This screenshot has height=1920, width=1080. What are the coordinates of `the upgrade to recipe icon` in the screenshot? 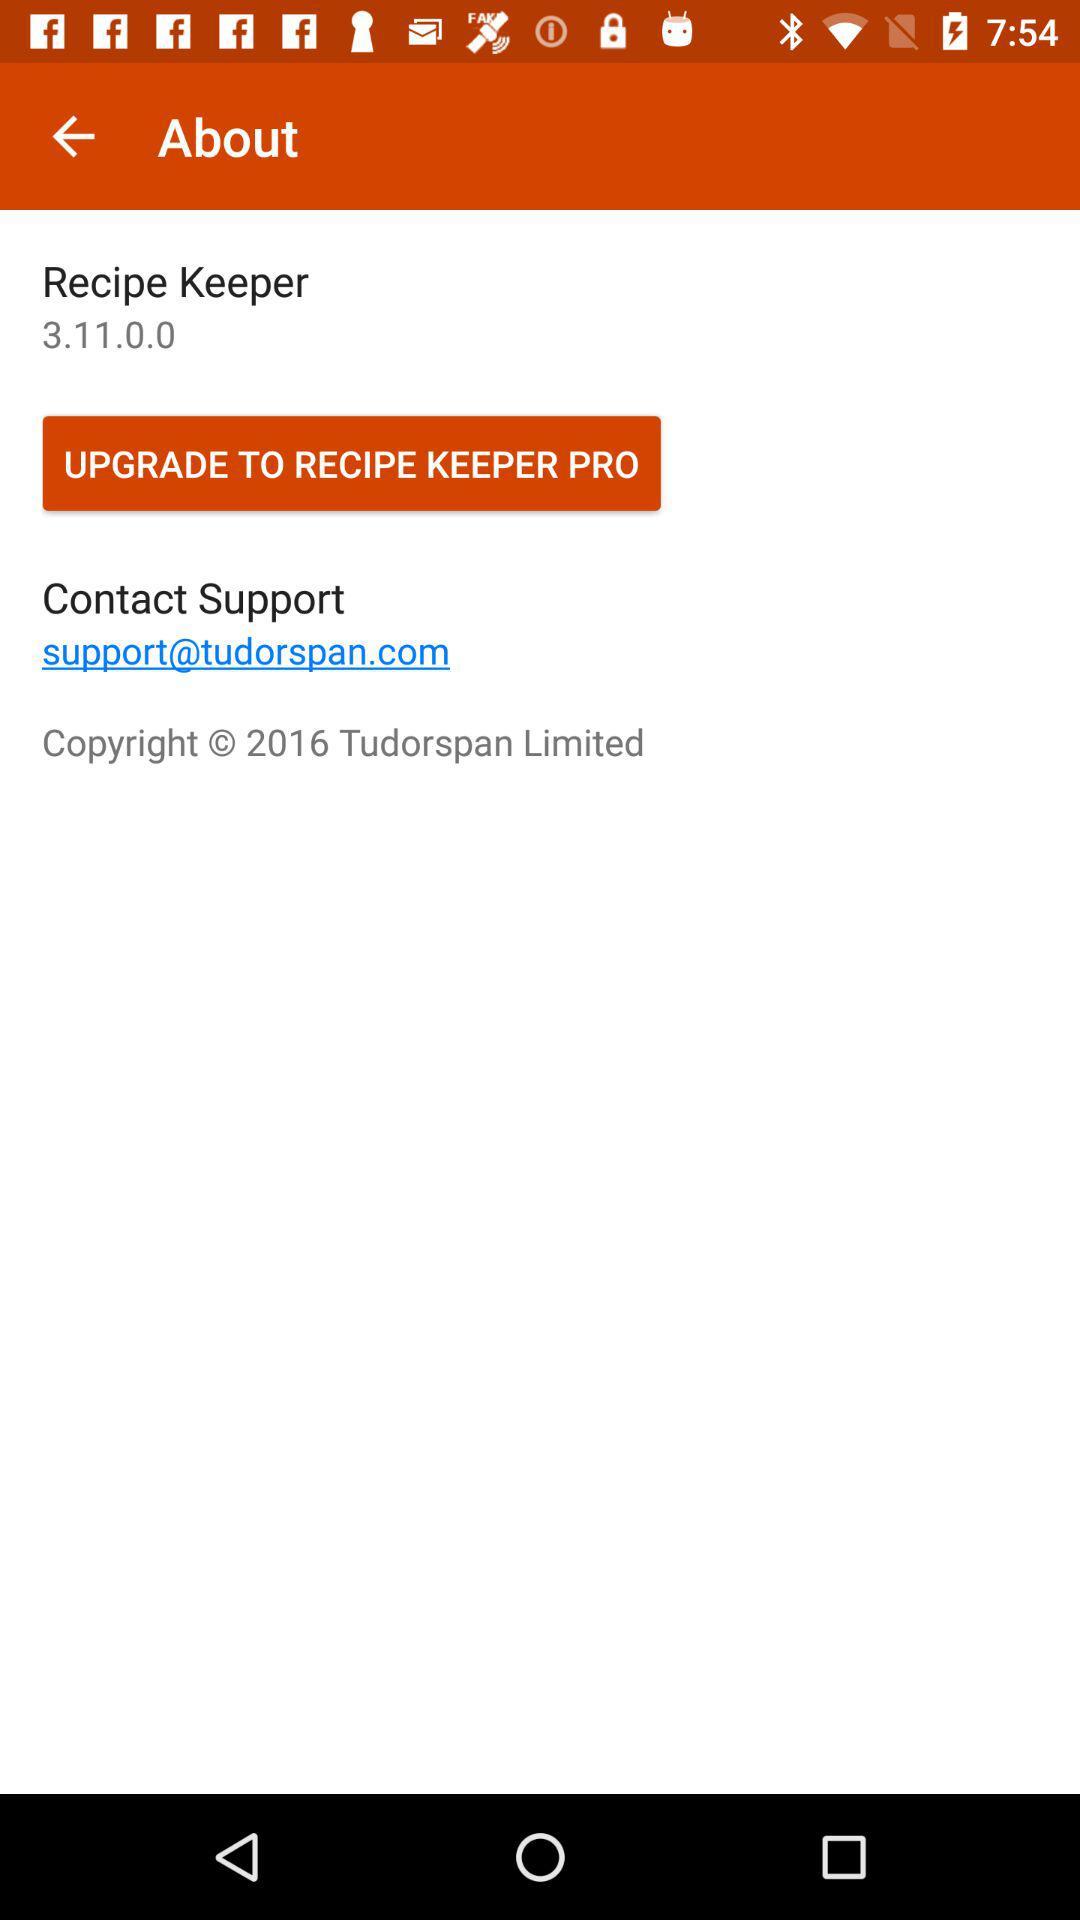 It's located at (350, 462).